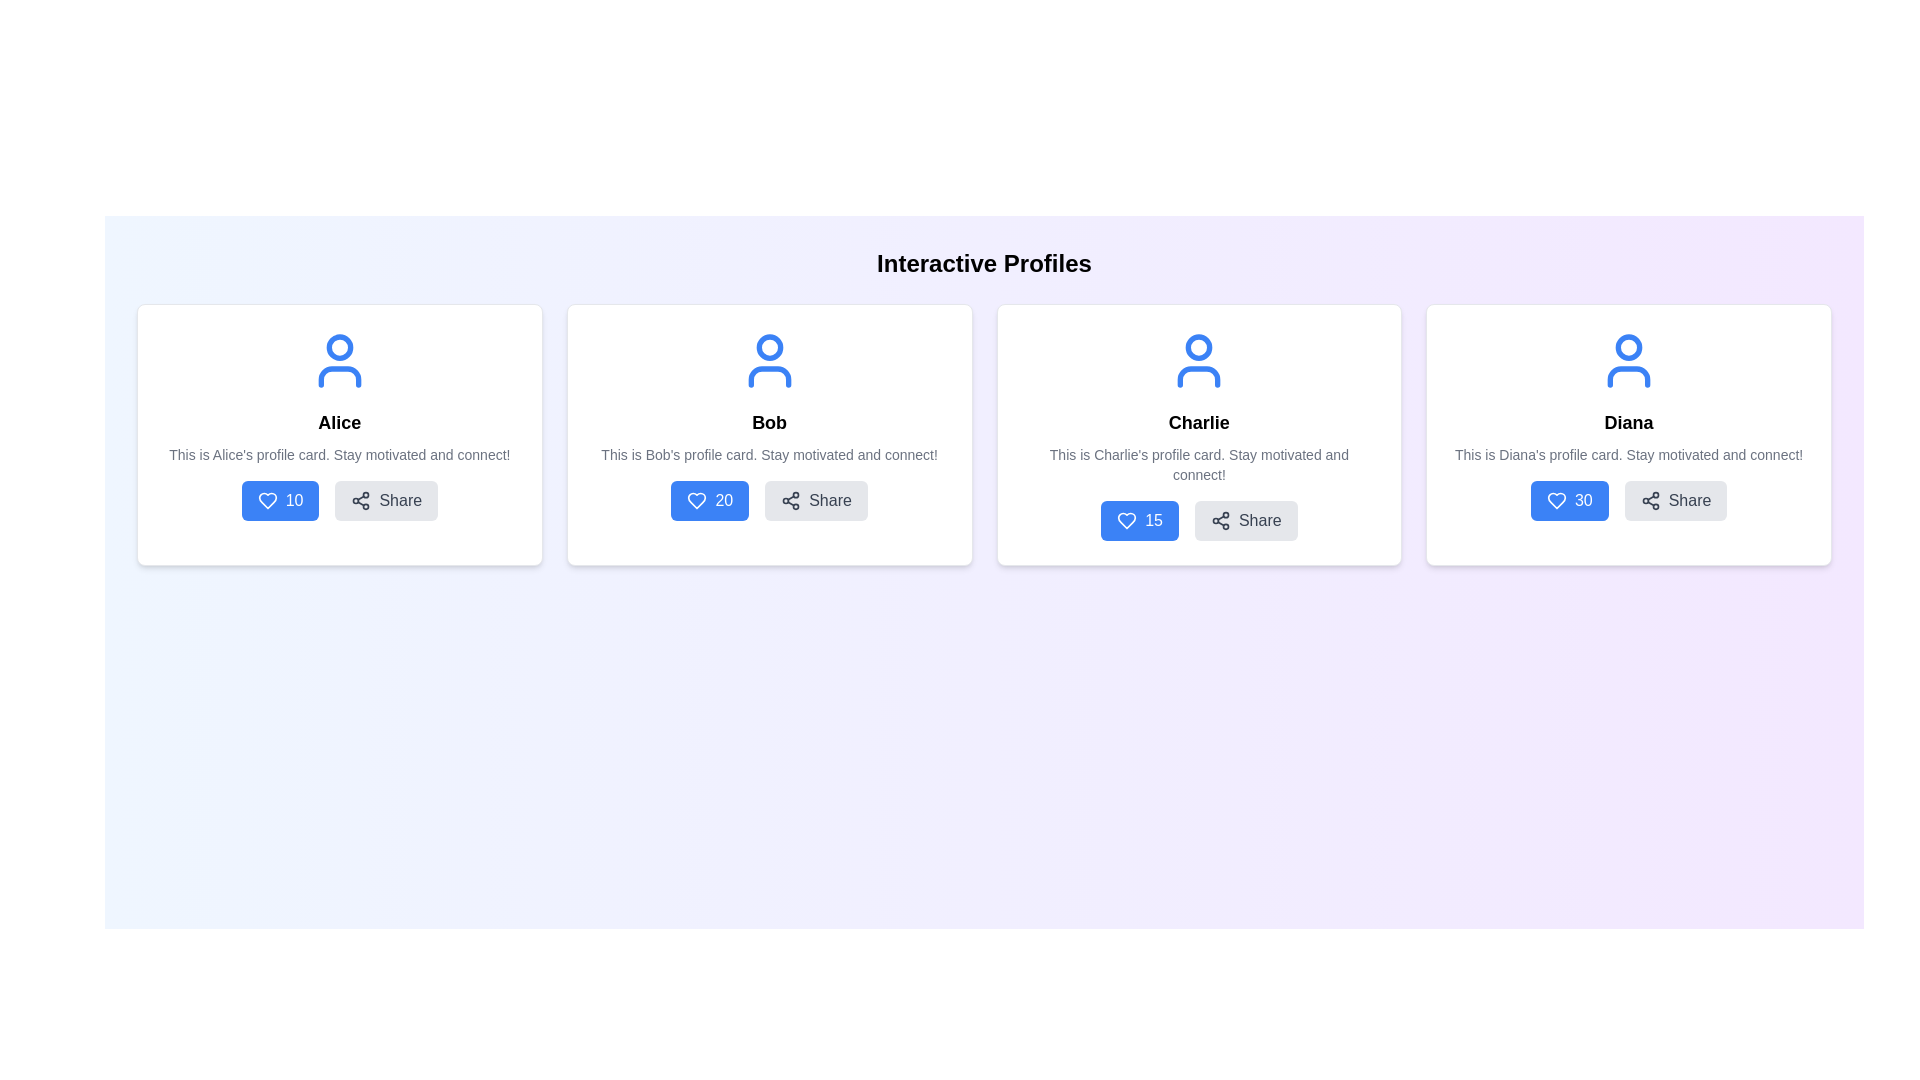 Image resolution: width=1920 pixels, height=1080 pixels. I want to click on the stylized user icon representing a profile picture at the top-center of the profile card labeled 'Charlie', which is the third card from the left in the list, so click(1199, 361).